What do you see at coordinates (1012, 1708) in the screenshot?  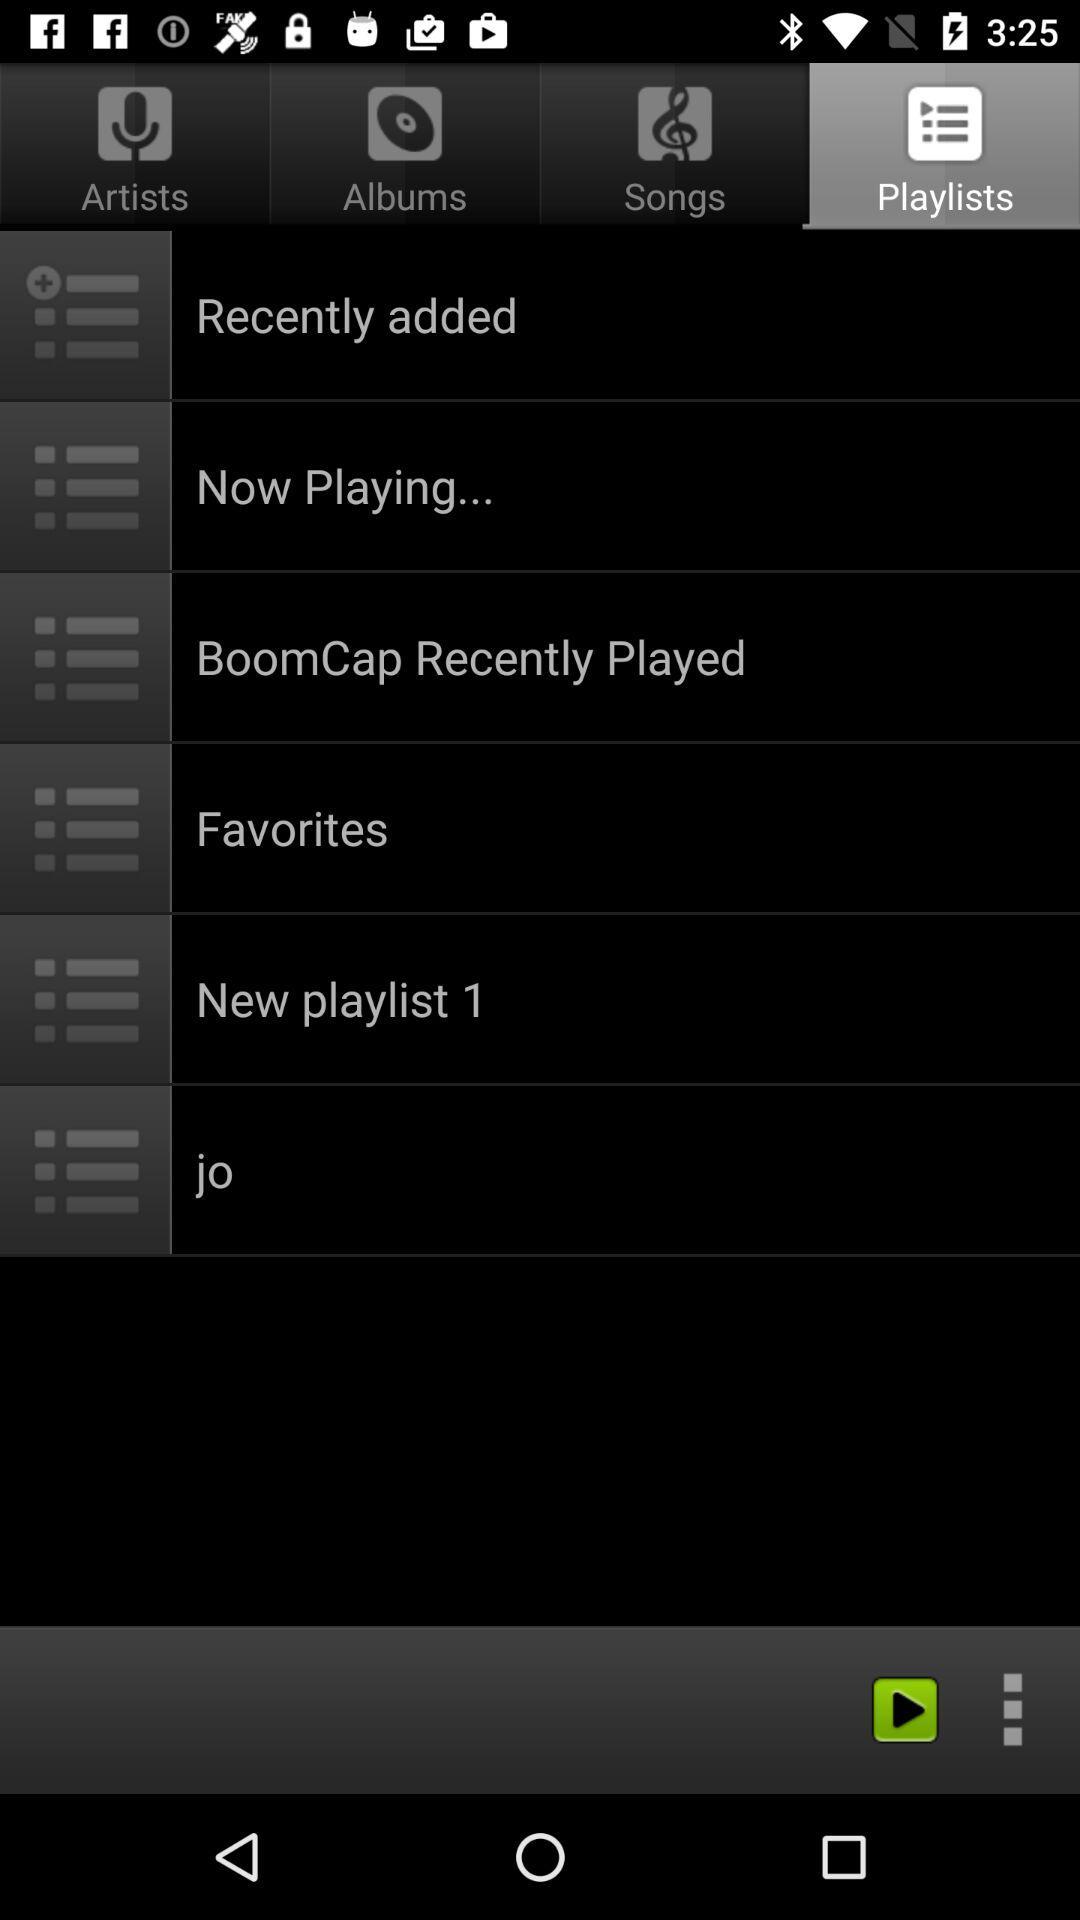 I see `the more icon` at bounding box center [1012, 1708].